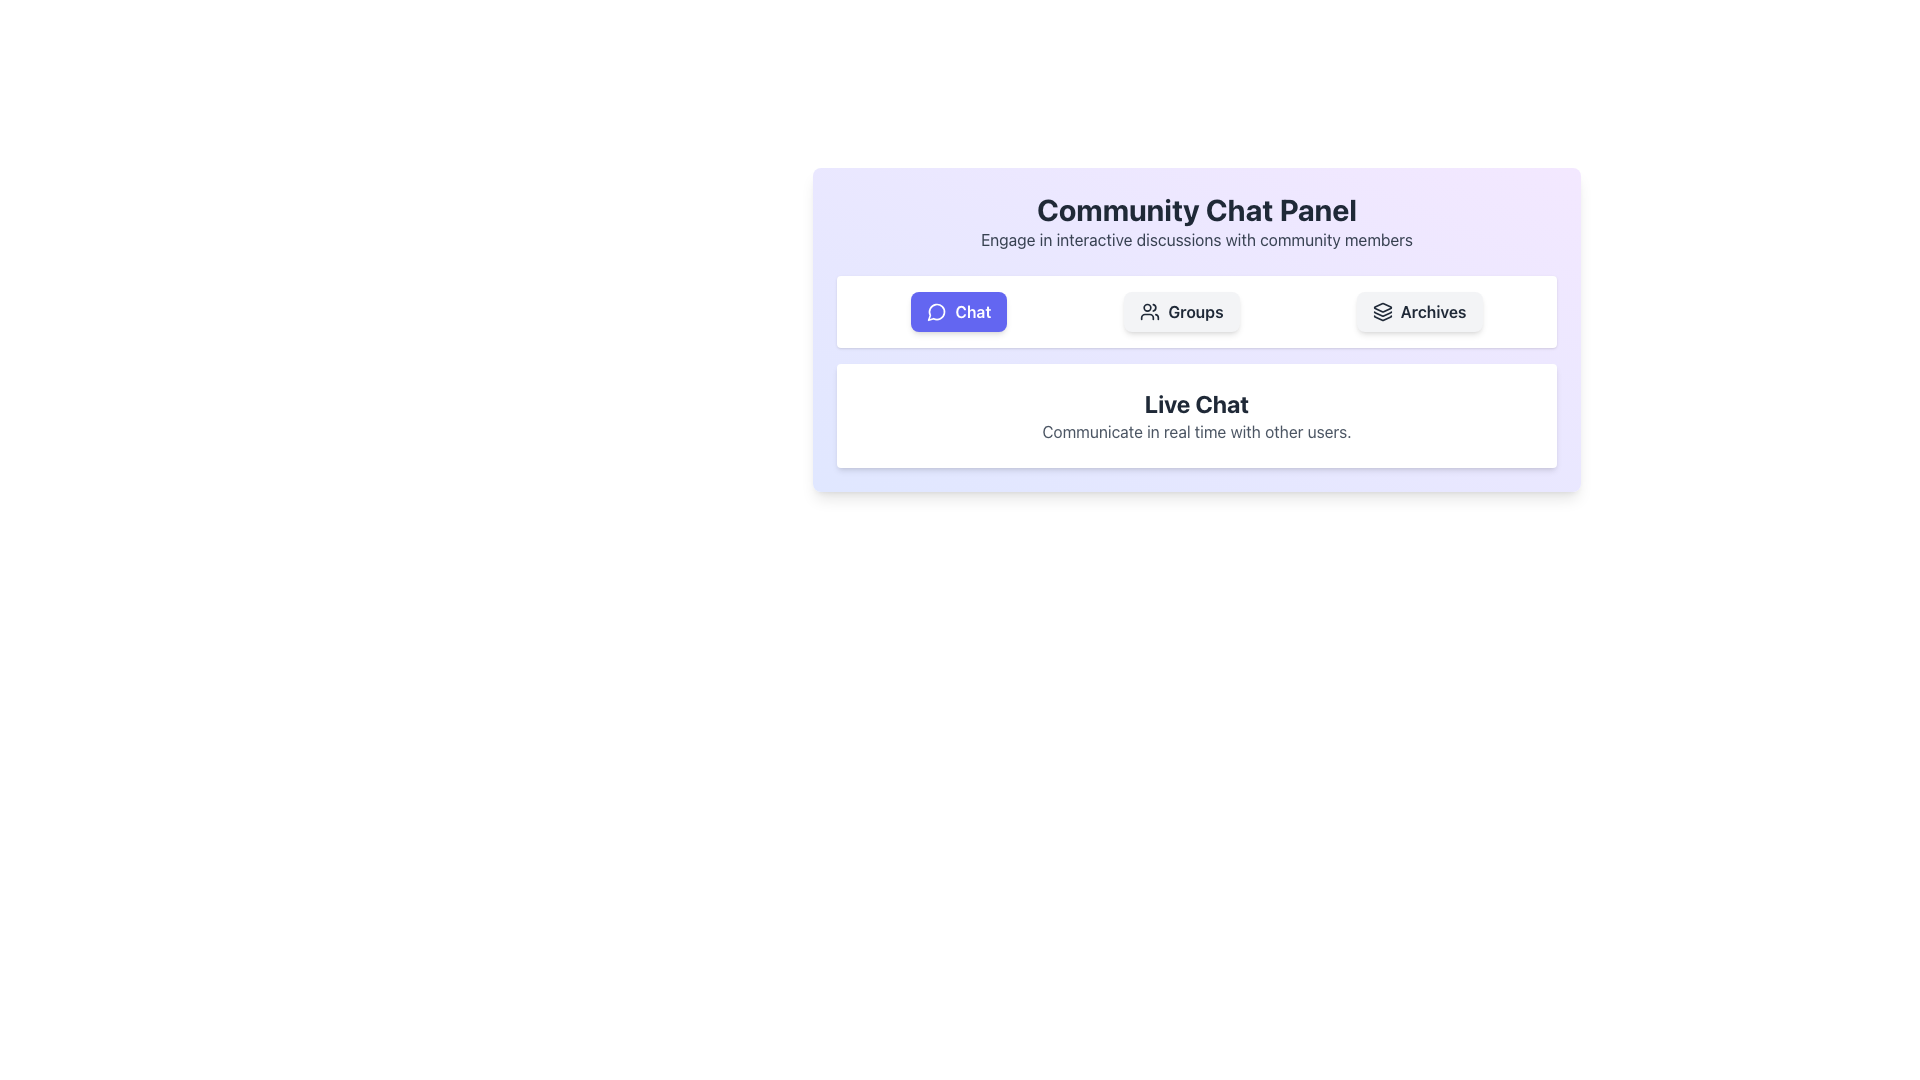 The height and width of the screenshot is (1080, 1920). What do you see at coordinates (1381, 312) in the screenshot?
I see `the decorative 'Archives' icon located to the left of the 'Archives' button, which is the third button in a horizontal row of three, enhancing user recognition` at bounding box center [1381, 312].